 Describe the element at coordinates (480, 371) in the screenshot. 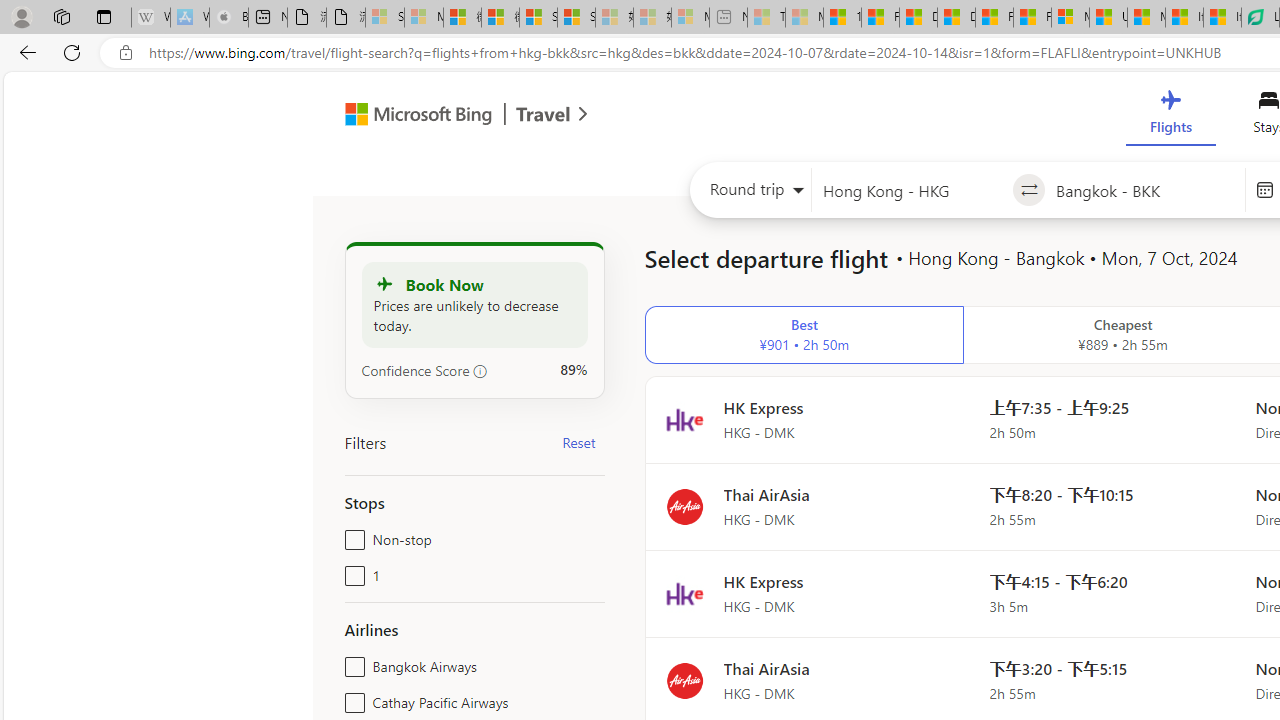

I see `'Info tooltip'` at that location.